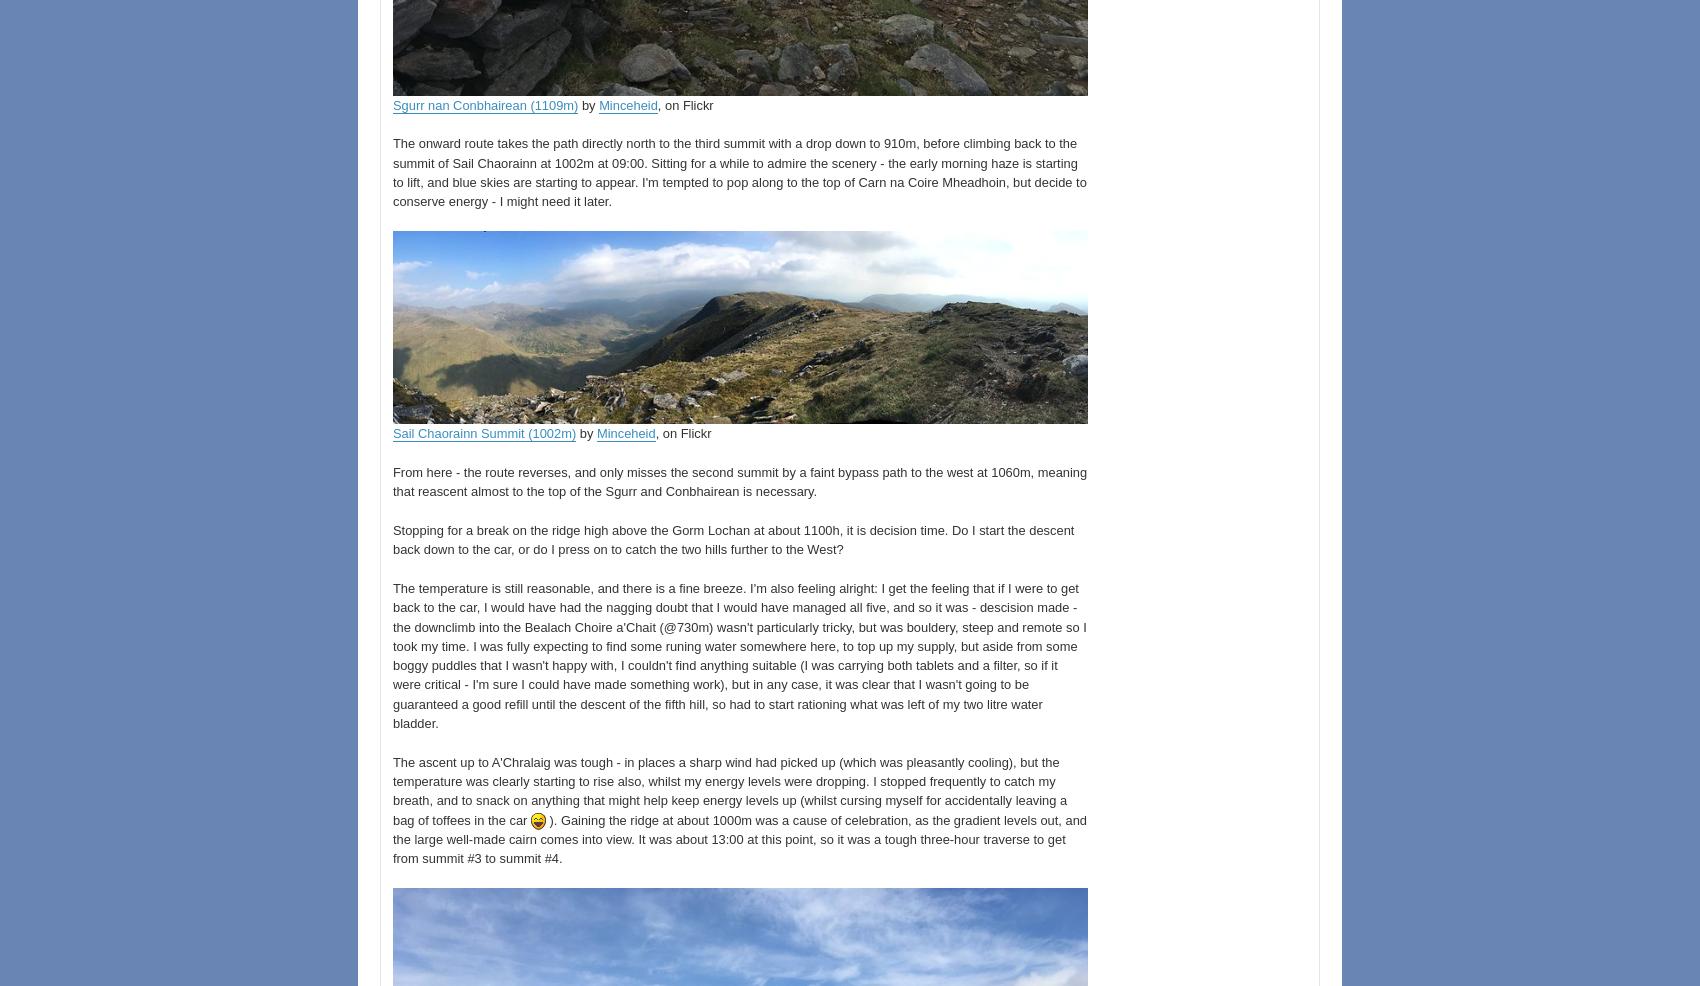 This screenshot has width=1700, height=986. I want to click on 'The ascent up to A'Chralaig was tough - in places a sharp wind had picked up (which was pleasantly cooling), but the temperature was clearly starting to rise also, whilst my energy levels were dropping. I stopped frequently to catch my breath, and to snack on anything that might help keep energy levels up (whilst cursing myself for accidentally leaving a bag of toffees in the car', so click(729, 790).